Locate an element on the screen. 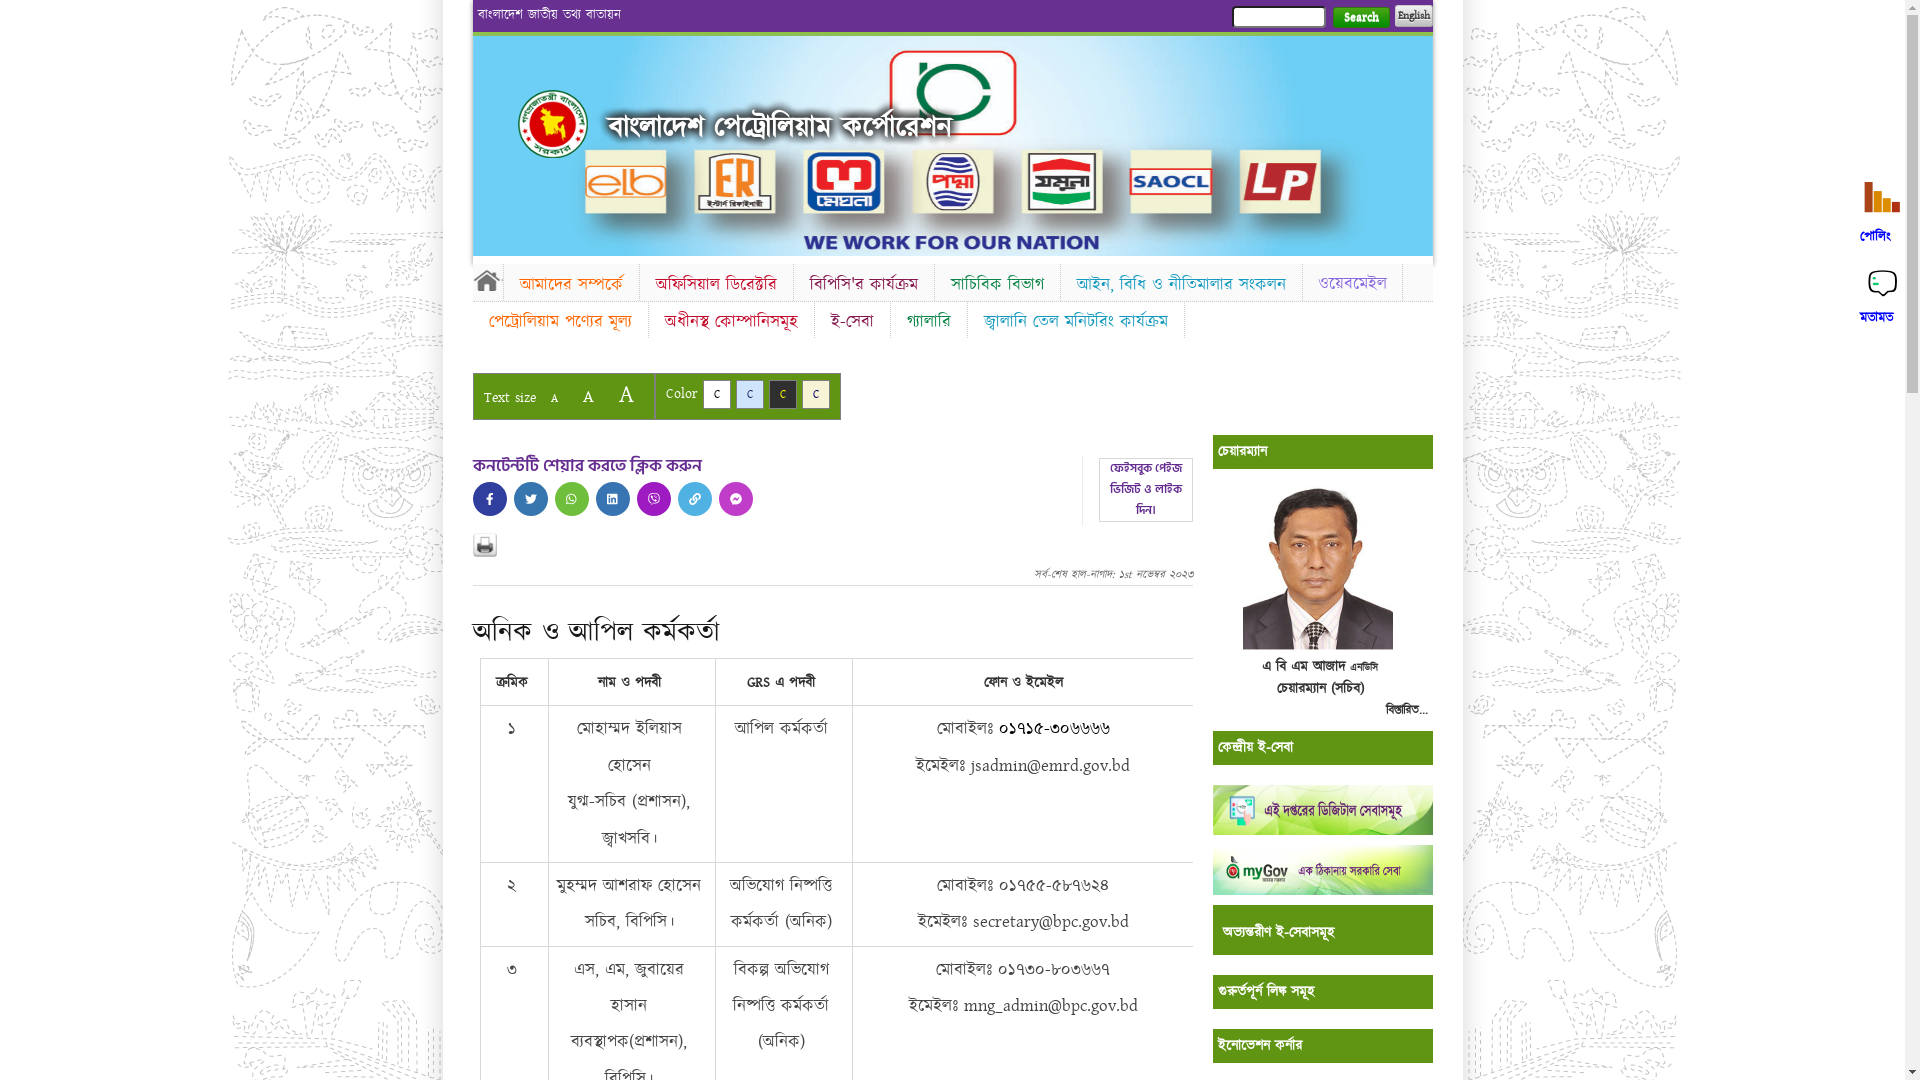 The height and width of the screenshot is (1080, 1920). 'English' is located at coordinates (1411, 15).